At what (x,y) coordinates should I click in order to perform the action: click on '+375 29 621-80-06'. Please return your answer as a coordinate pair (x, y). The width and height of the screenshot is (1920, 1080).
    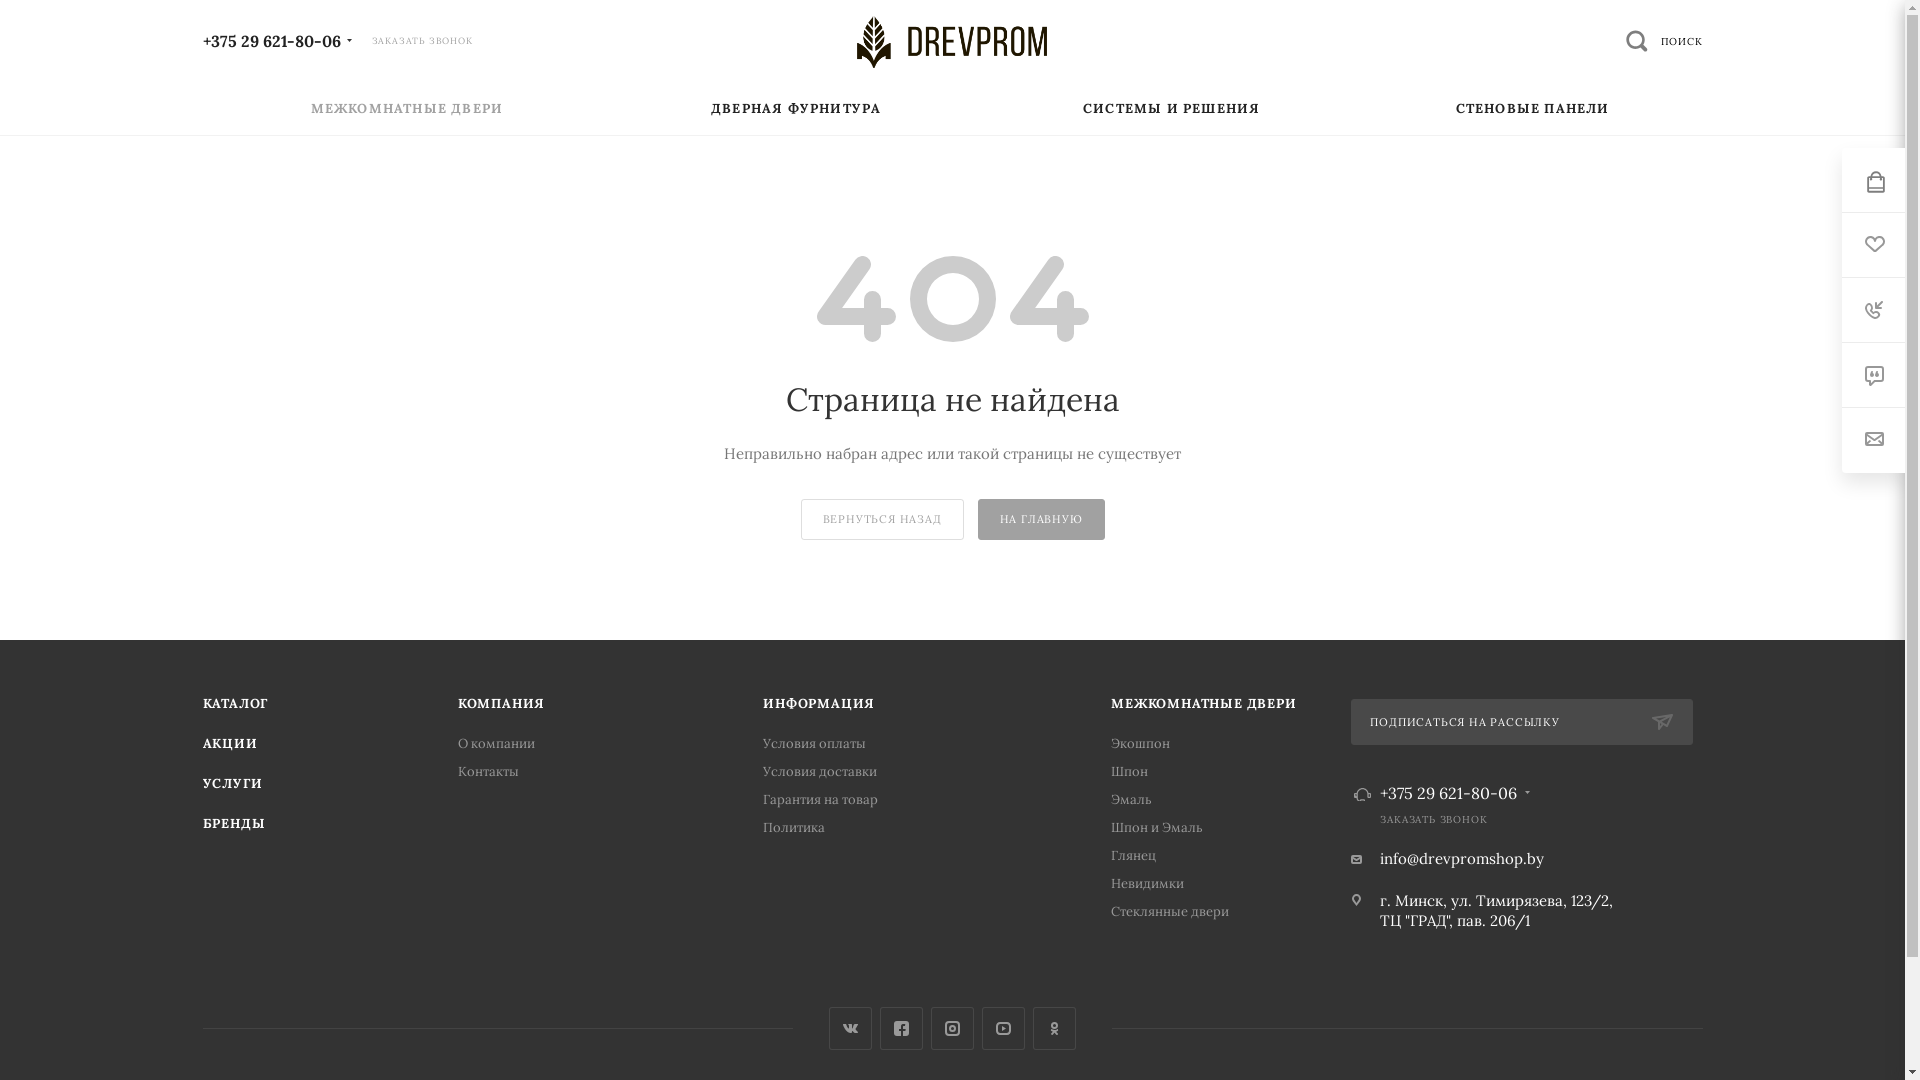
    Looking at the image, I should click on (269, 39).